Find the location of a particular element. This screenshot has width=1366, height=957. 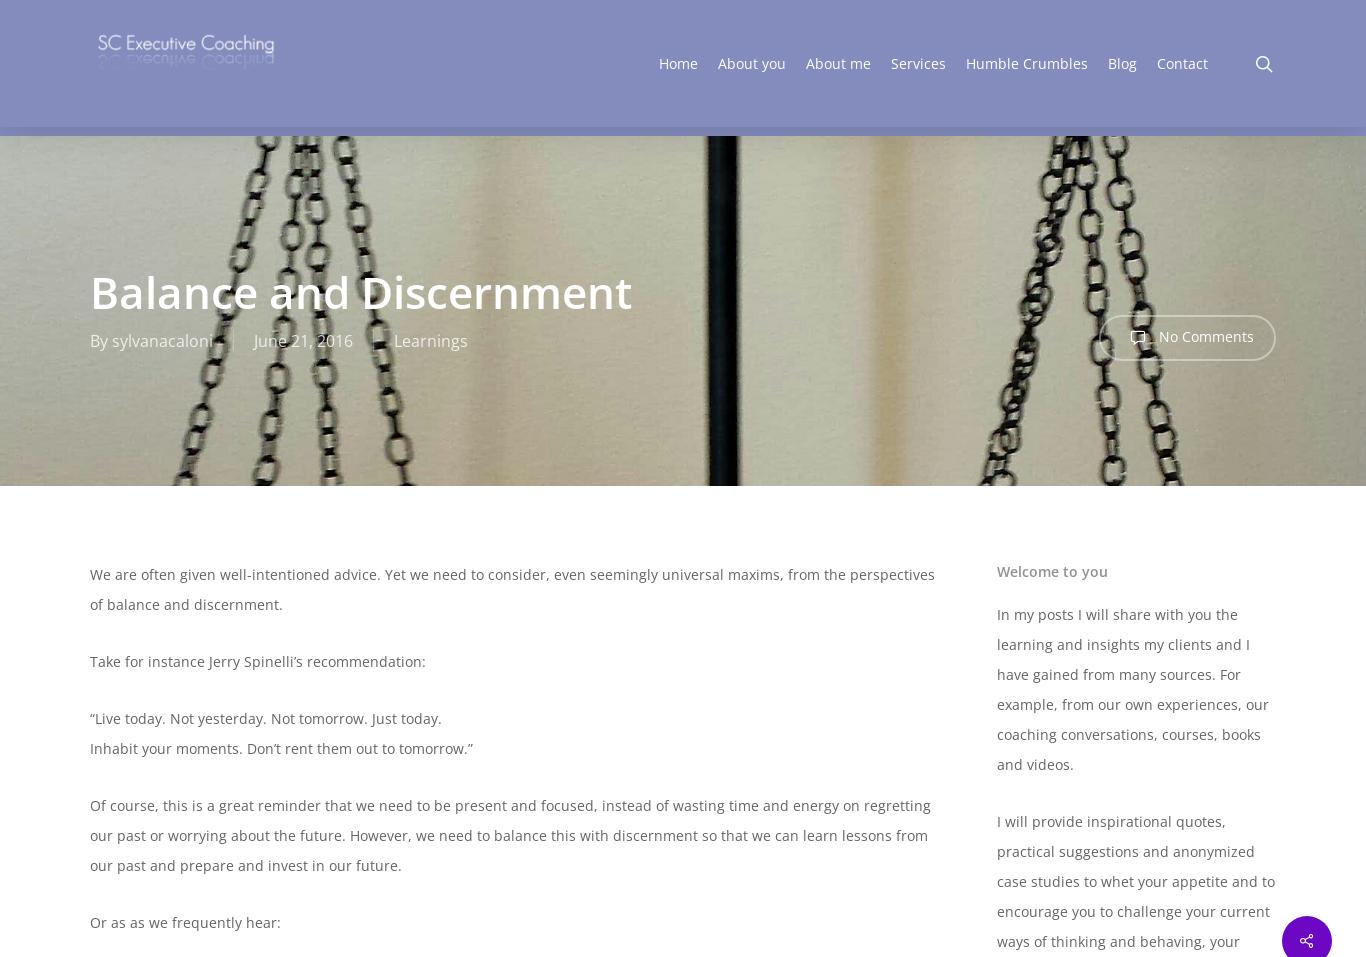

'Balance and Discernment' is located at coordinates (90, 291).